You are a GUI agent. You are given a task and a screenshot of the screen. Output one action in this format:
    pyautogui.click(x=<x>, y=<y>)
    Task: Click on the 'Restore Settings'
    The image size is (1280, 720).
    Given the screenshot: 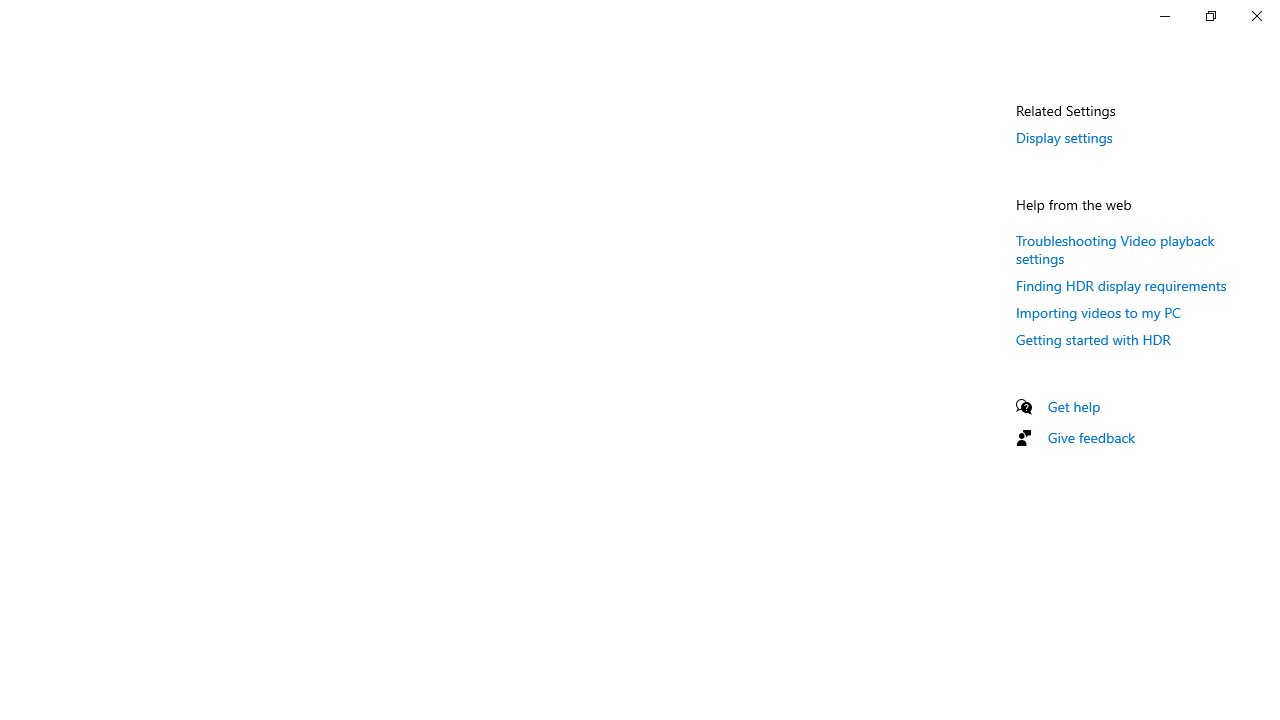 What is the action you would take?
    pyautogui.click(x=1209, y=15)
    